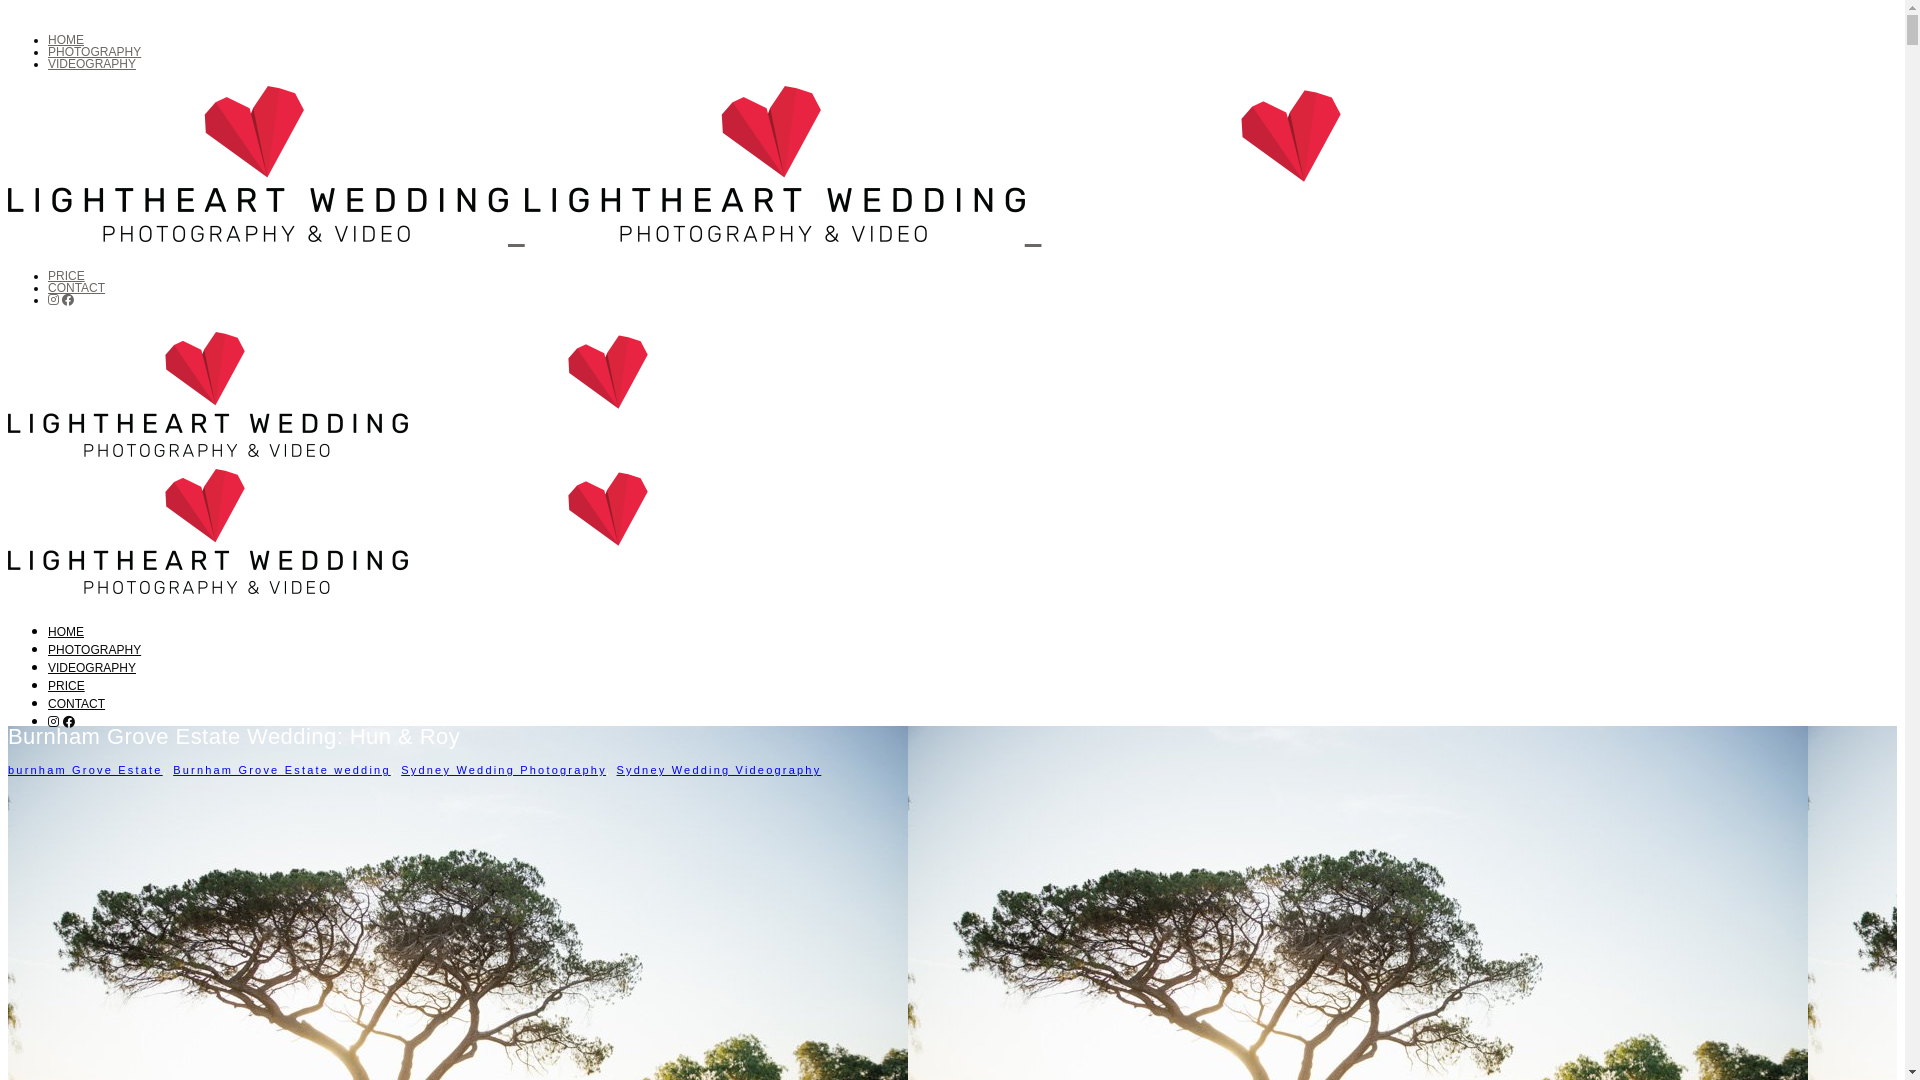 The width and height of the screenshot is (1920, 1080). Describe the element at coordinates (503, 769) in the screenshot. I see `'Sydney Wedding Photography'` at that location.